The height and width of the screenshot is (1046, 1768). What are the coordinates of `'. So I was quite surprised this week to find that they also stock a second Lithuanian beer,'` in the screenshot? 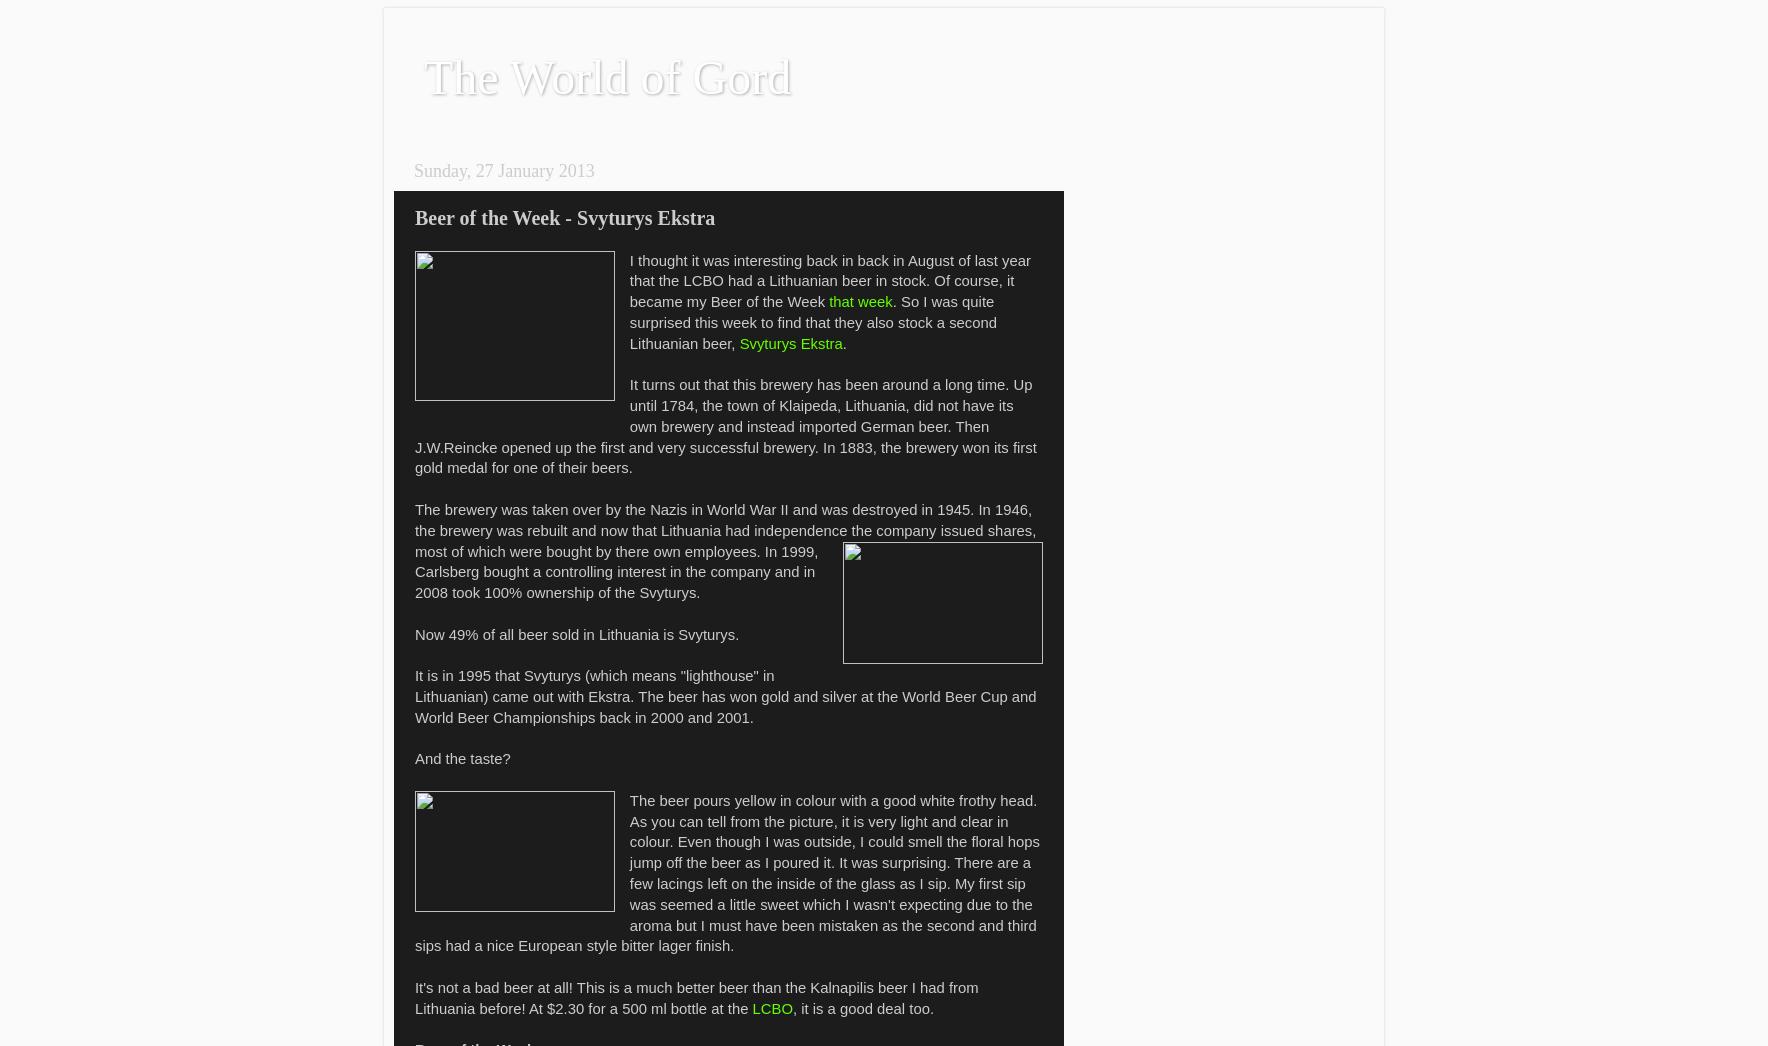 It's located at (628, 321).